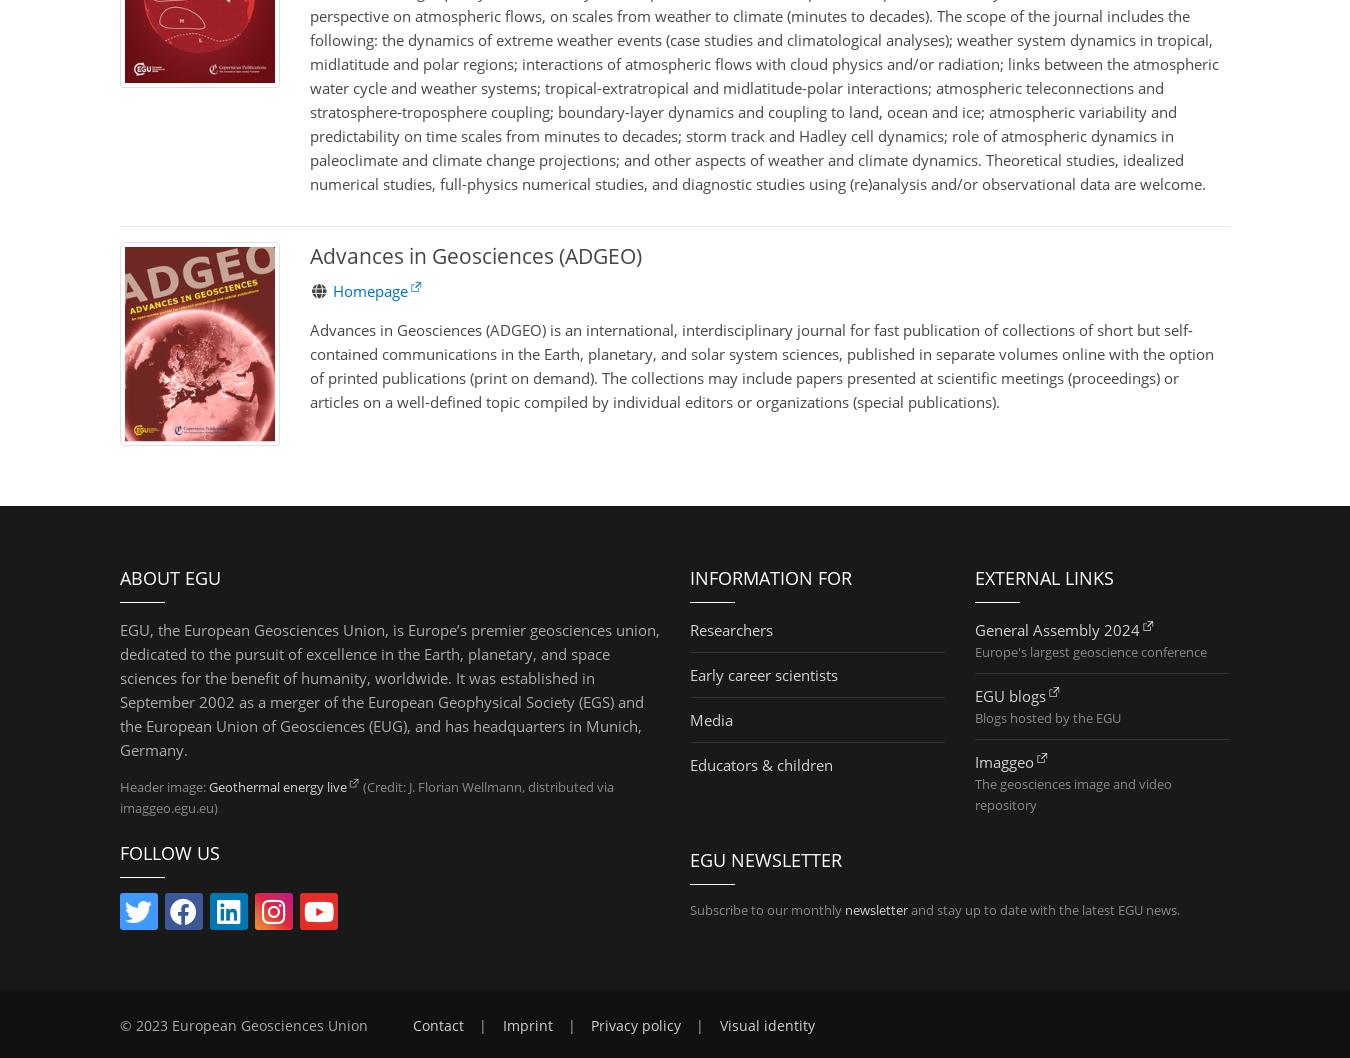 The width and height of the screenshot is (1350, 1058). I want to click on '© 2023 European Geosciences Union', so click(120, 1023).